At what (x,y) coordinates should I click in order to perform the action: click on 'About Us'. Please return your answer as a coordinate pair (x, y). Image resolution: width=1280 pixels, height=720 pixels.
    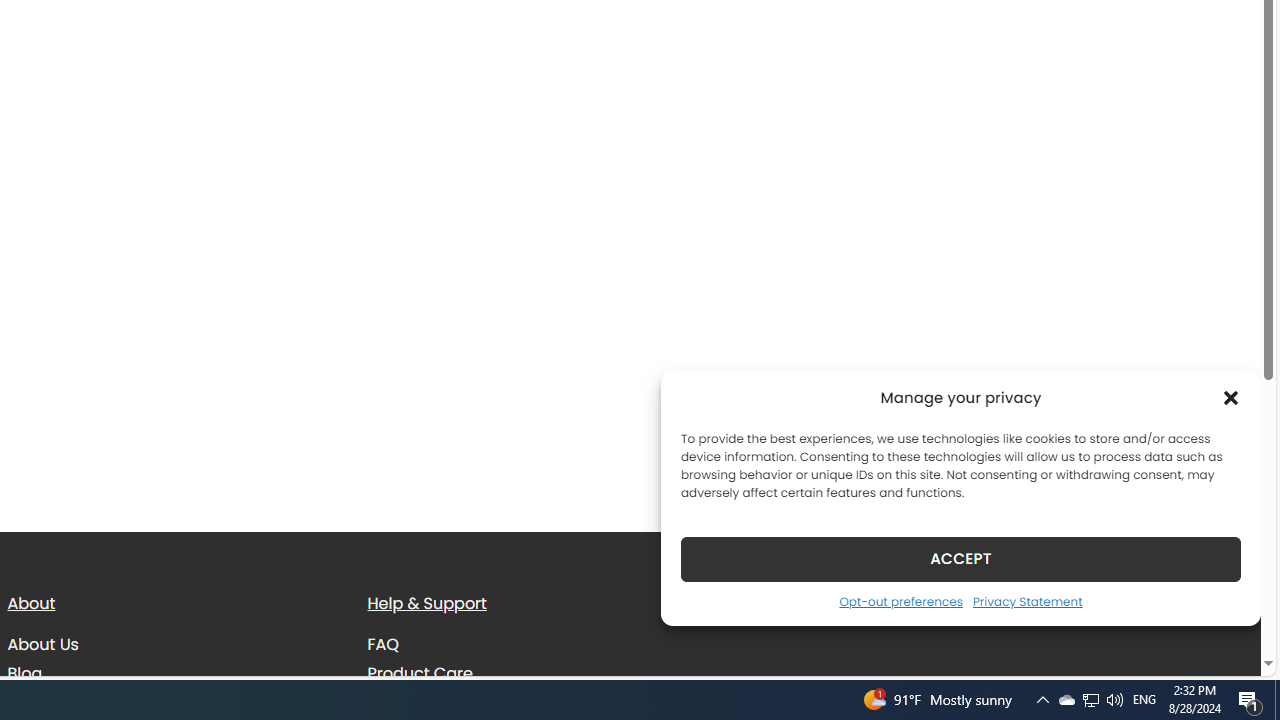
    Looking at the image, I should click on (42, 644).